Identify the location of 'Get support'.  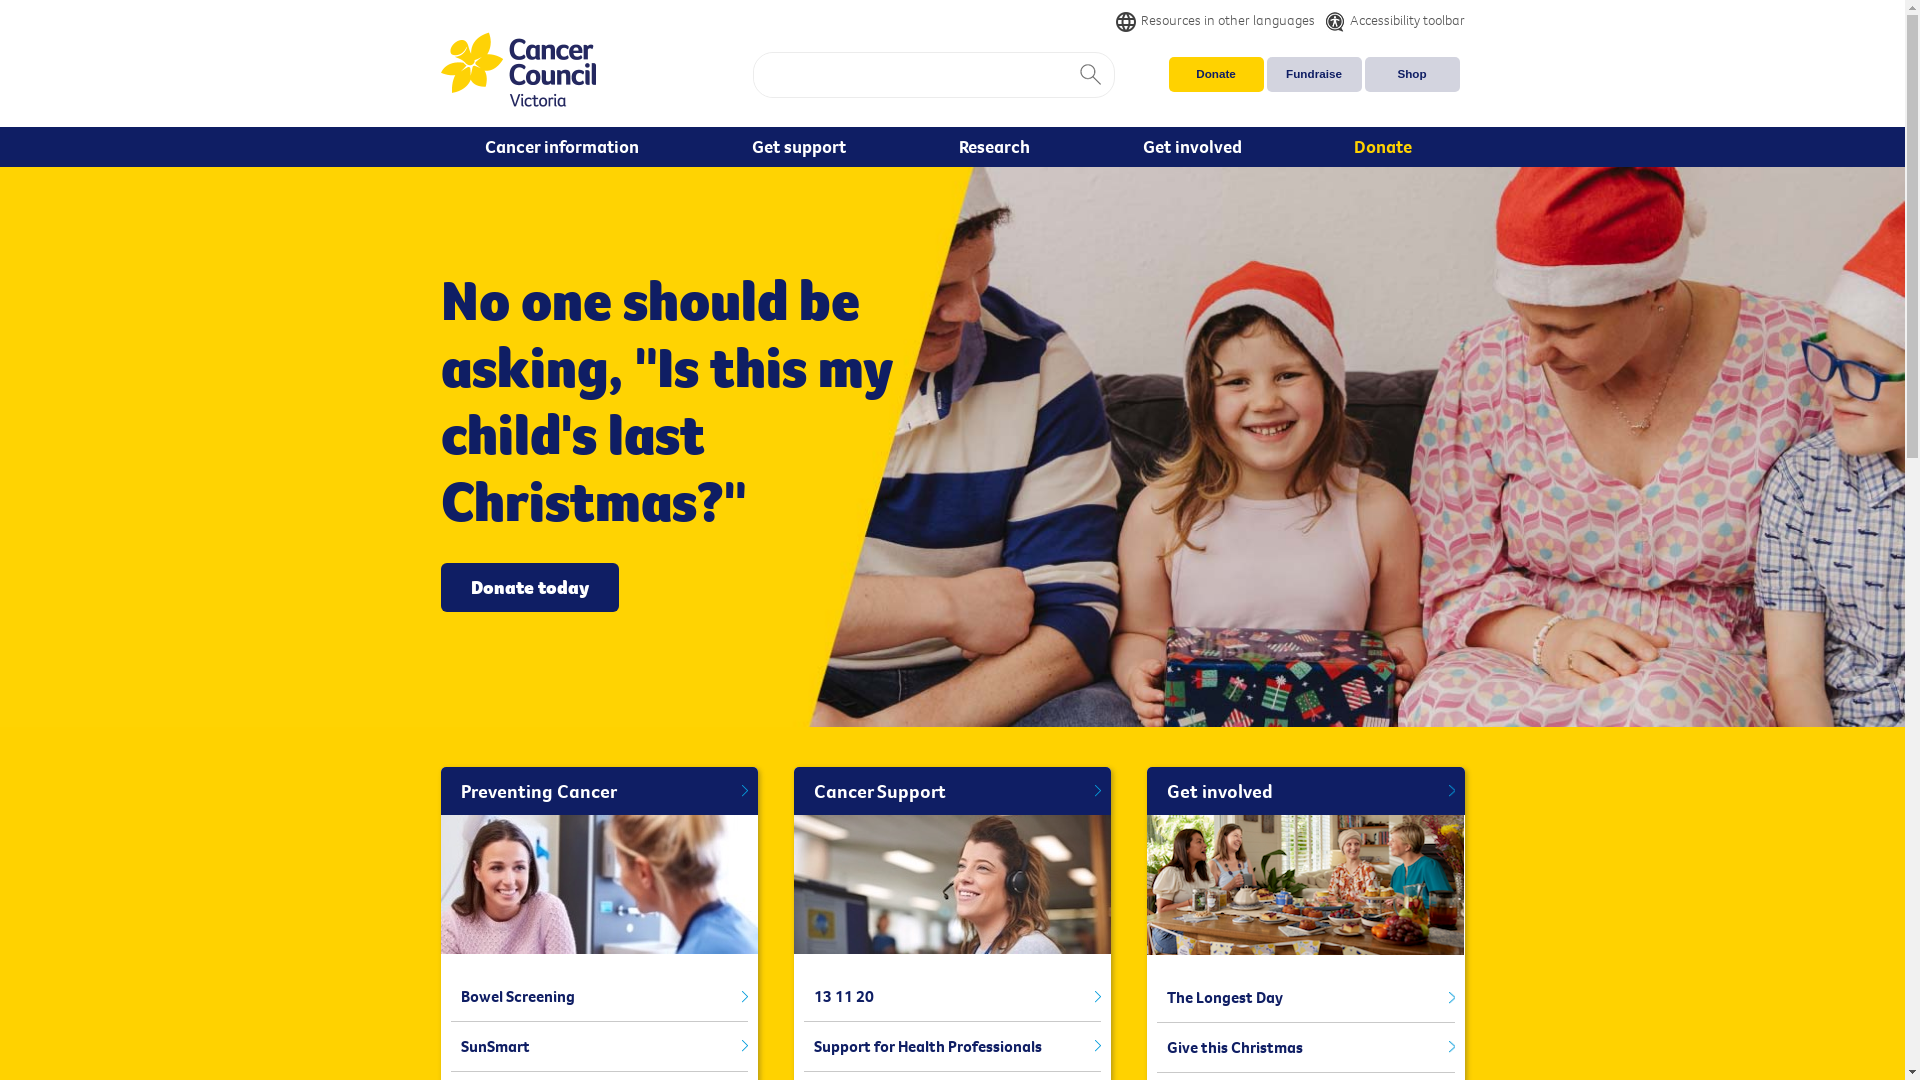
(802, 145).